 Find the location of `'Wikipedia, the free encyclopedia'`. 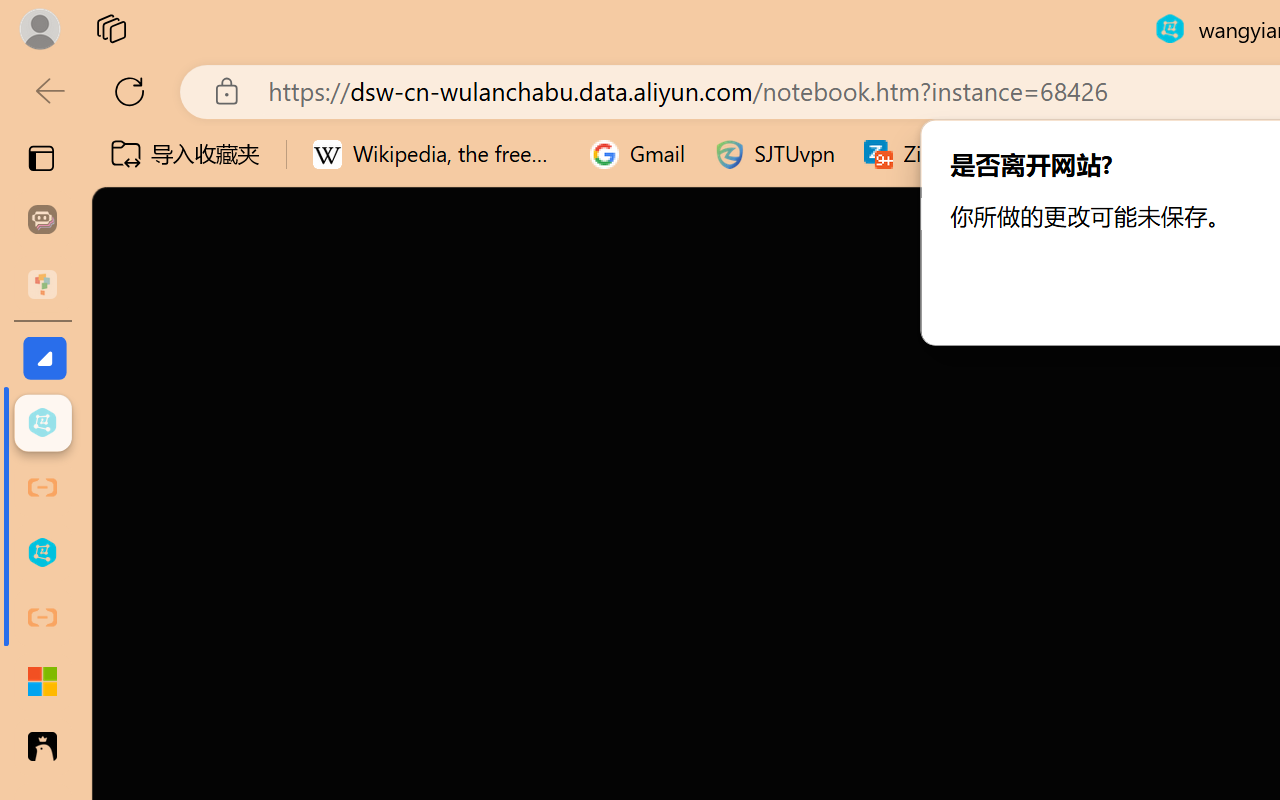

'Wikipedia, the free encyclopedia' is located at coordinates (436, 154).